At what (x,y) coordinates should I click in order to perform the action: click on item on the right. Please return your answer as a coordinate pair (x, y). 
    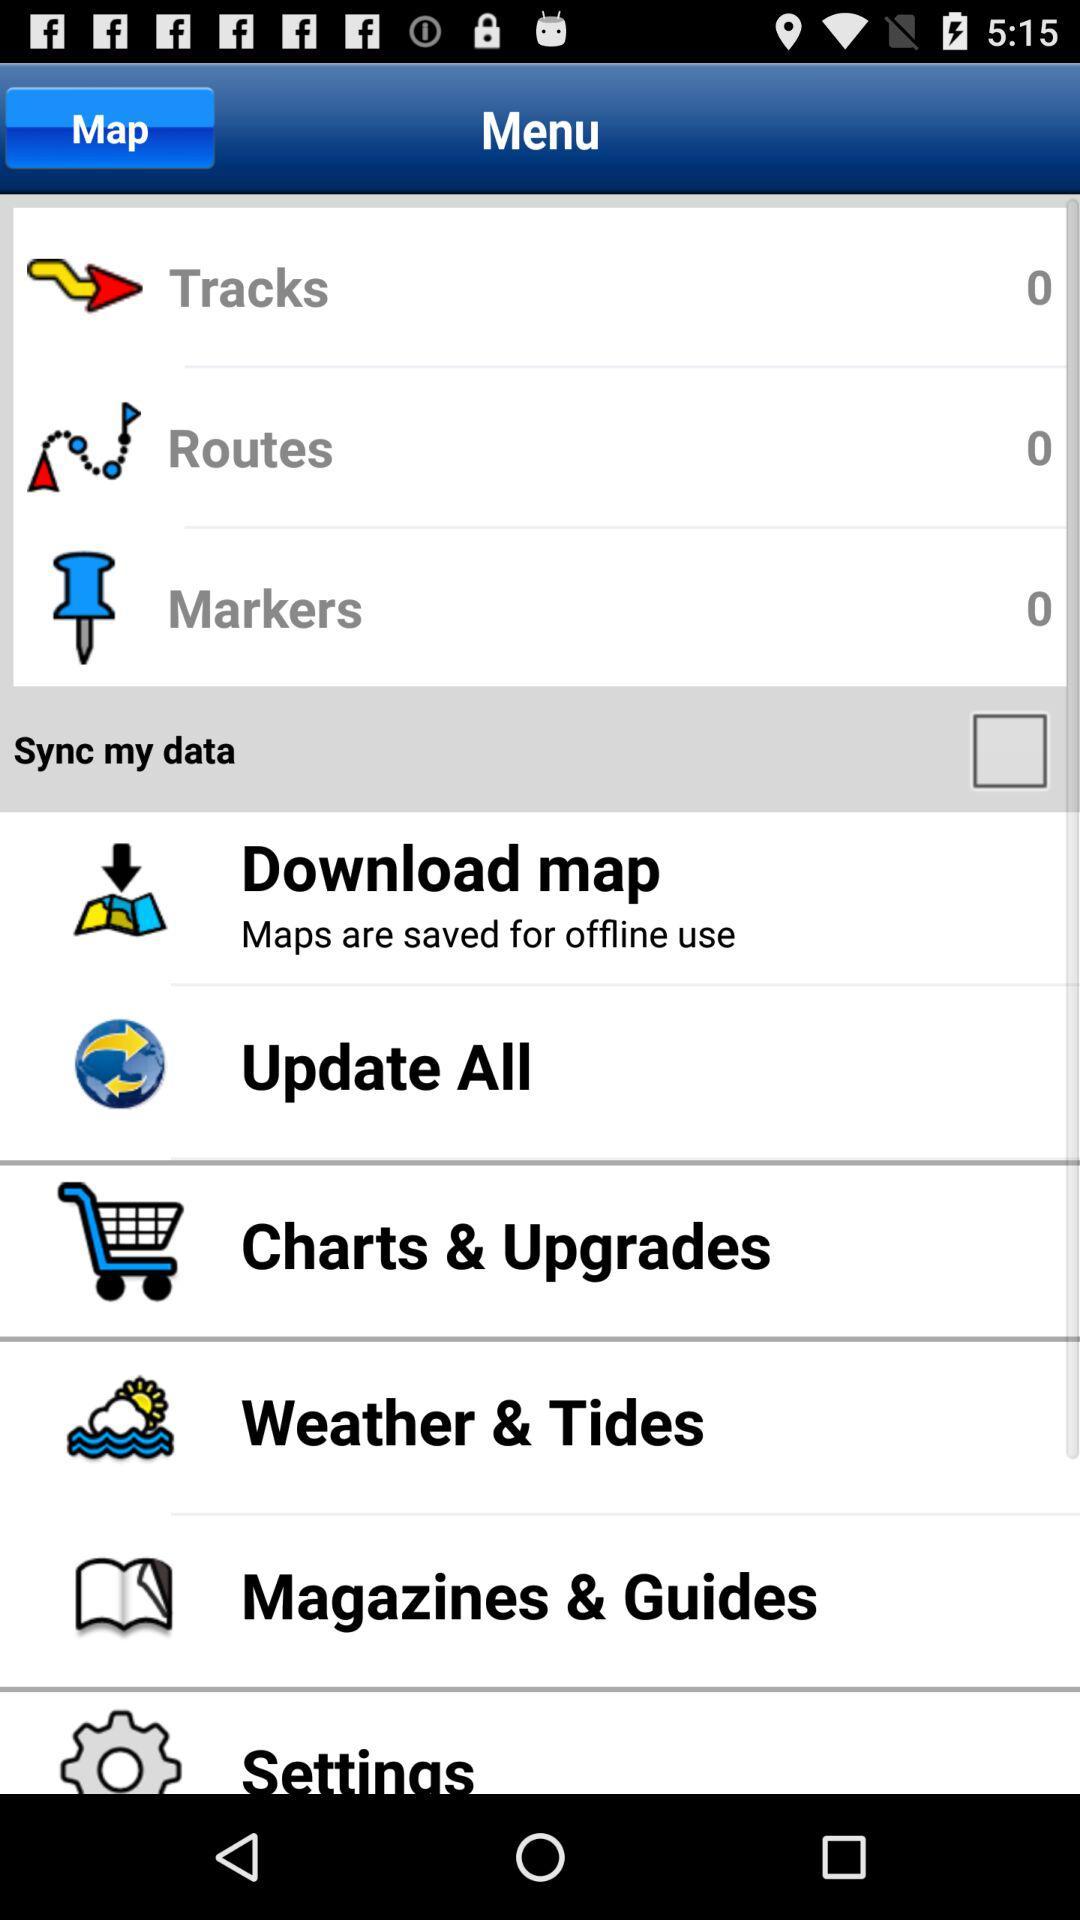
    Looking at the image, I should click on (1012, 748).